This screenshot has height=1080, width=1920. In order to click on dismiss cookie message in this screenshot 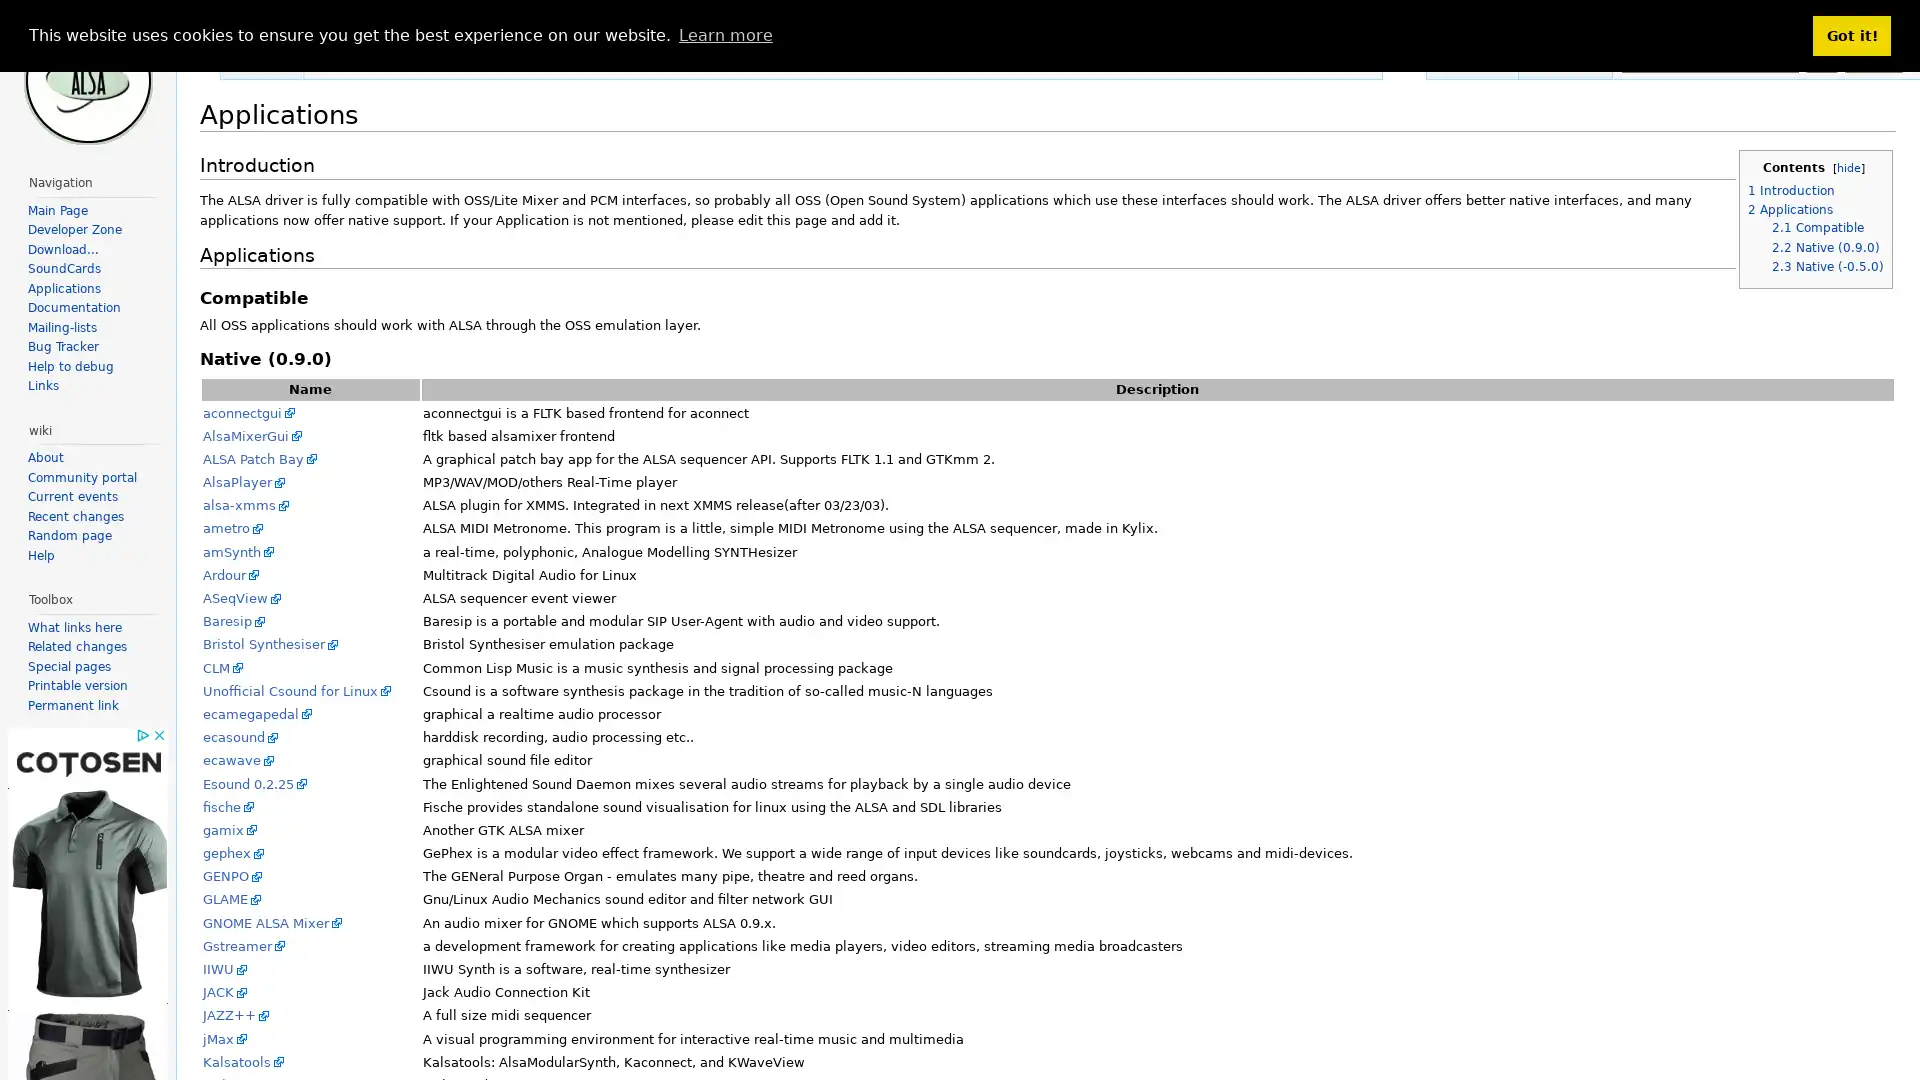, I will do `click(1851, 35)`.